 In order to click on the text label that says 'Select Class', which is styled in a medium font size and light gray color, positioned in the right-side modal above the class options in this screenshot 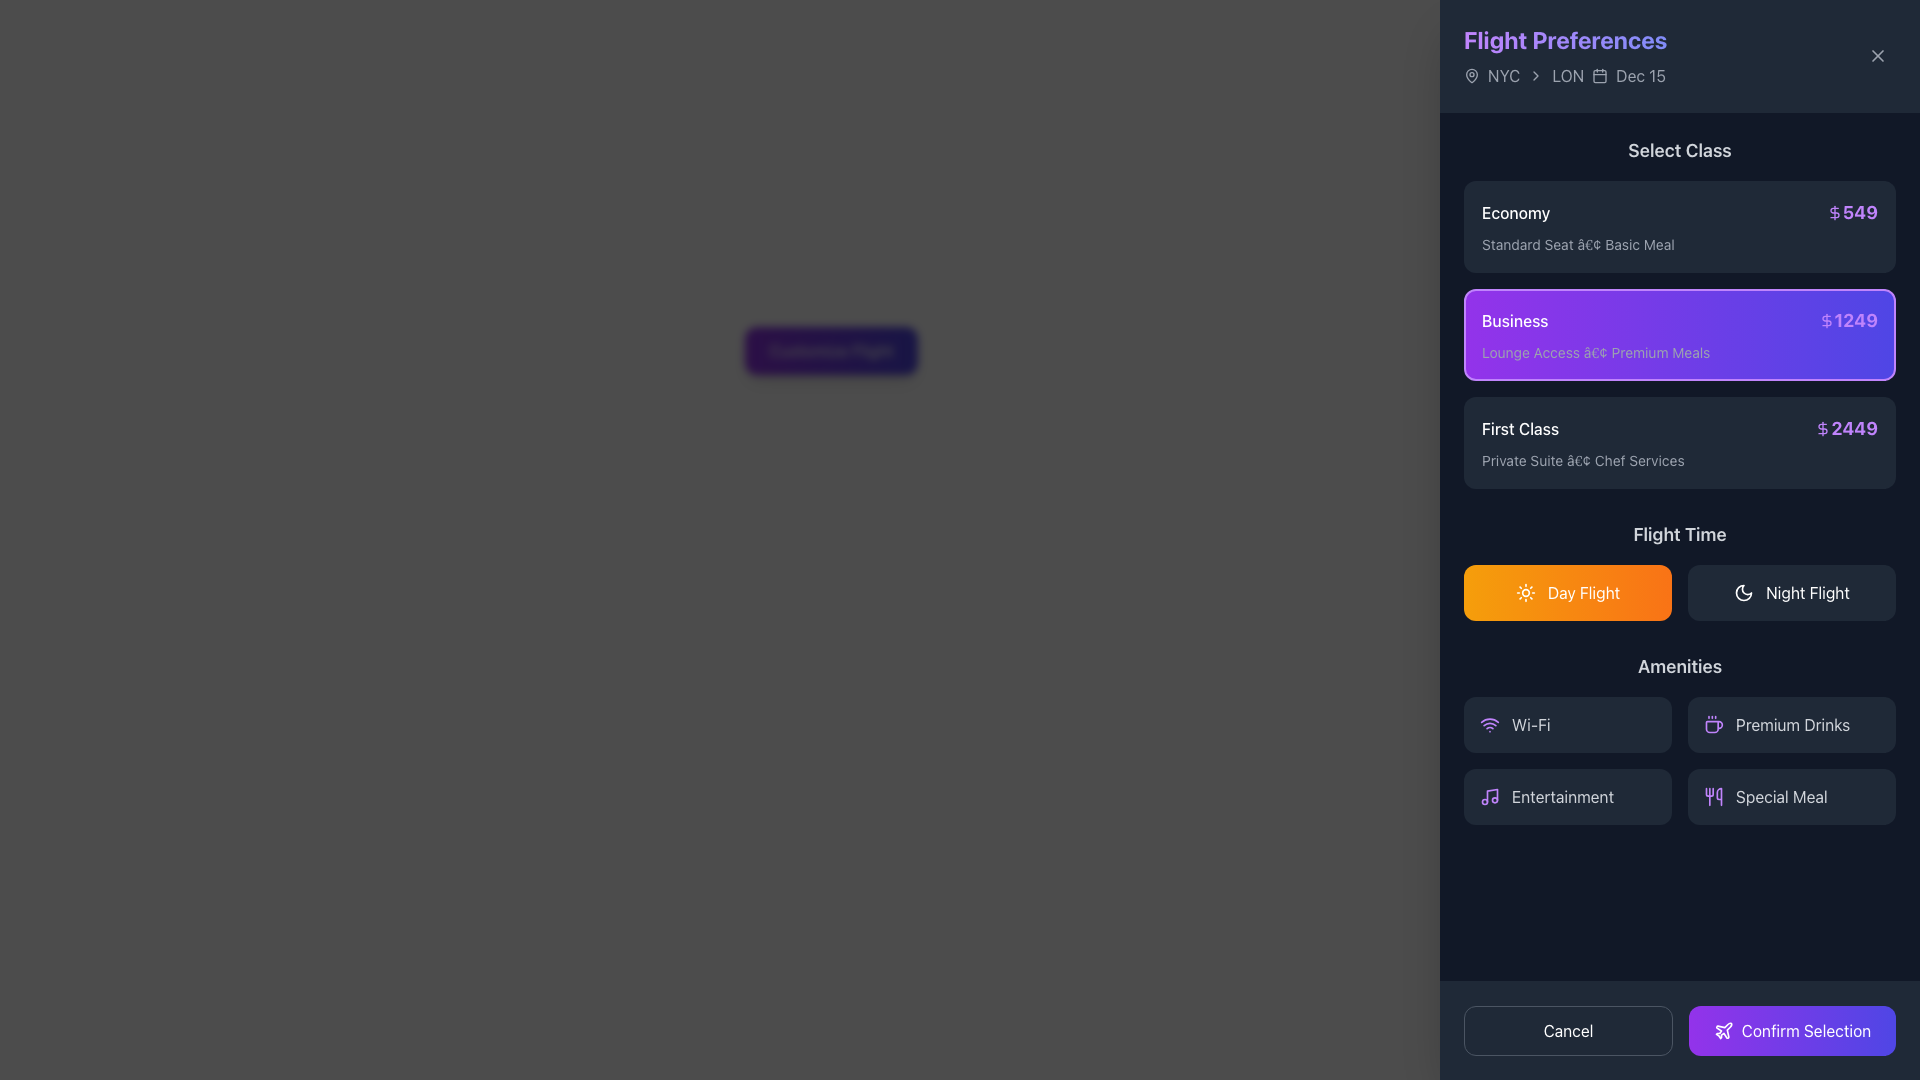, I will do `click(1680, 149)`.